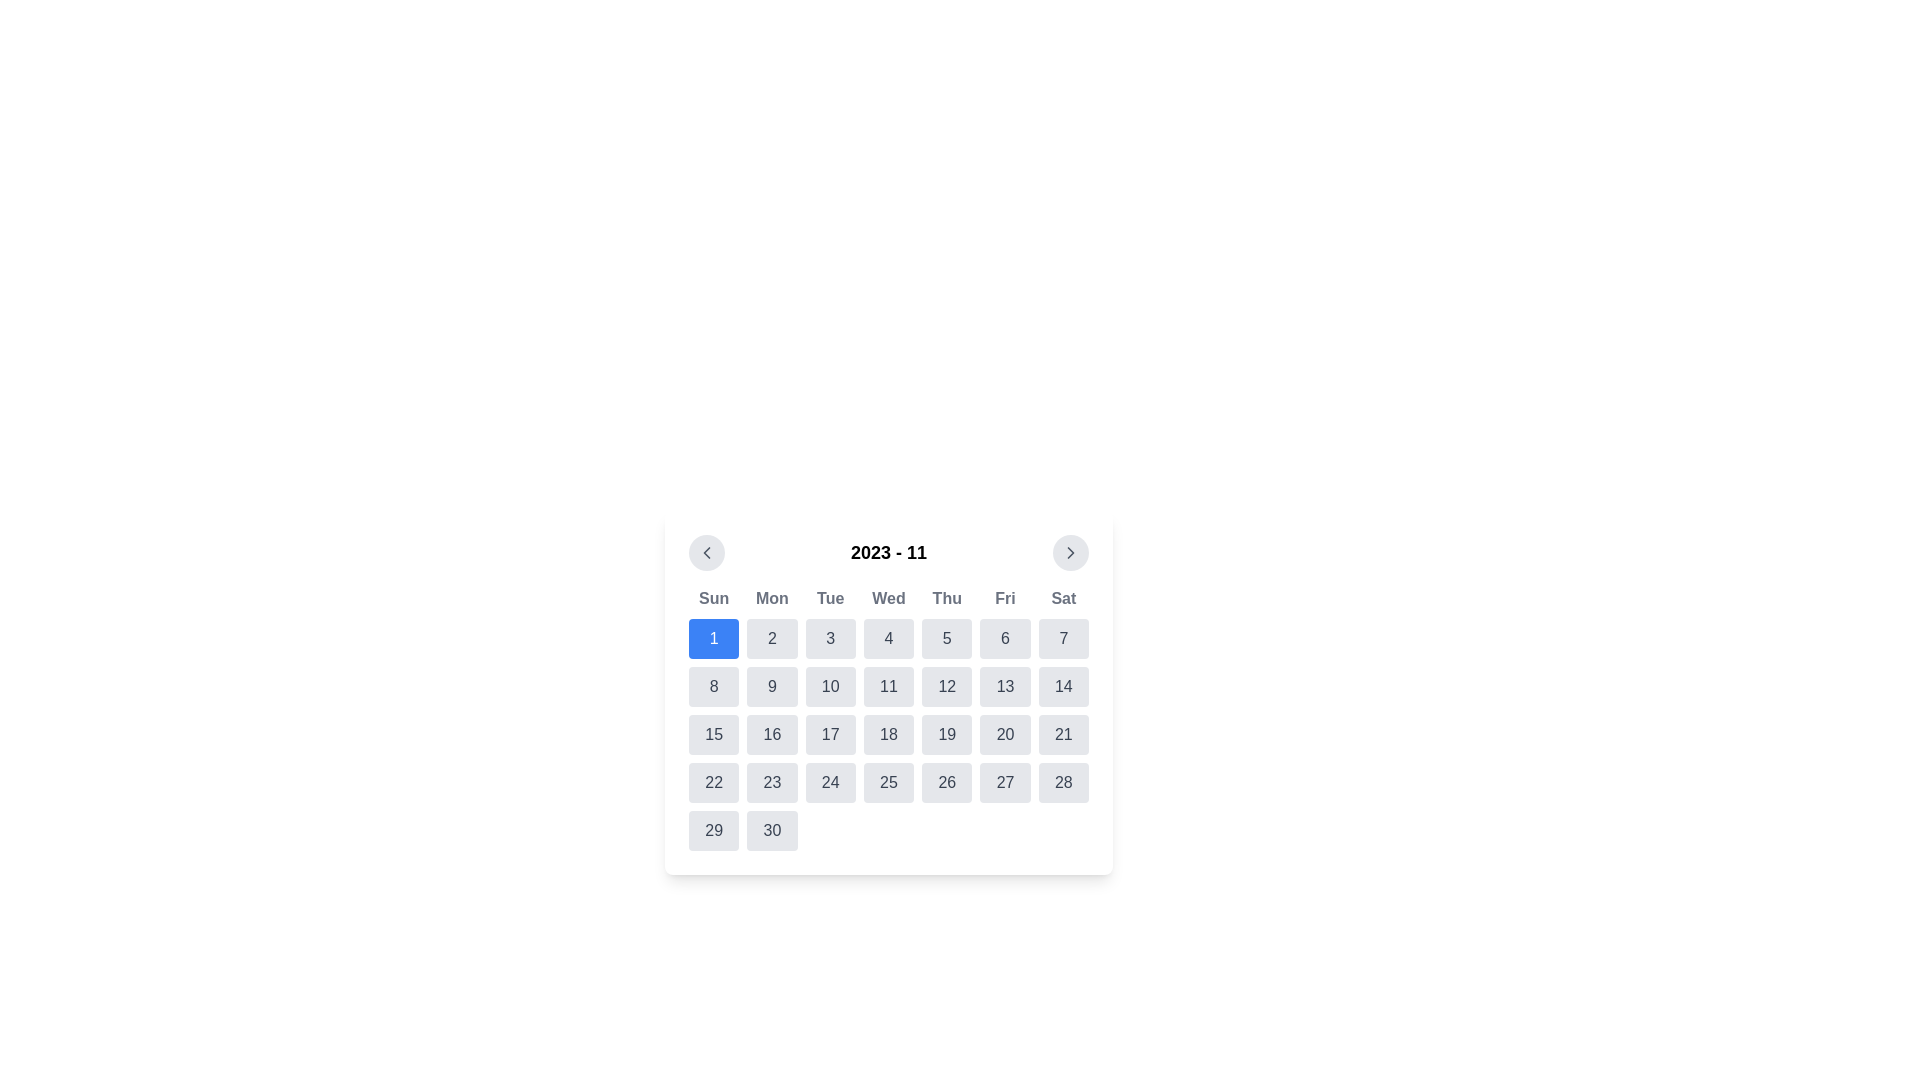 The image size is (1920, 1080). What do you see at coordinates (771, 782) in the screenshot?
I see `the button labeled '23' which has a light gray background and is styled with rounded corners` at bounding box center [771, 782].